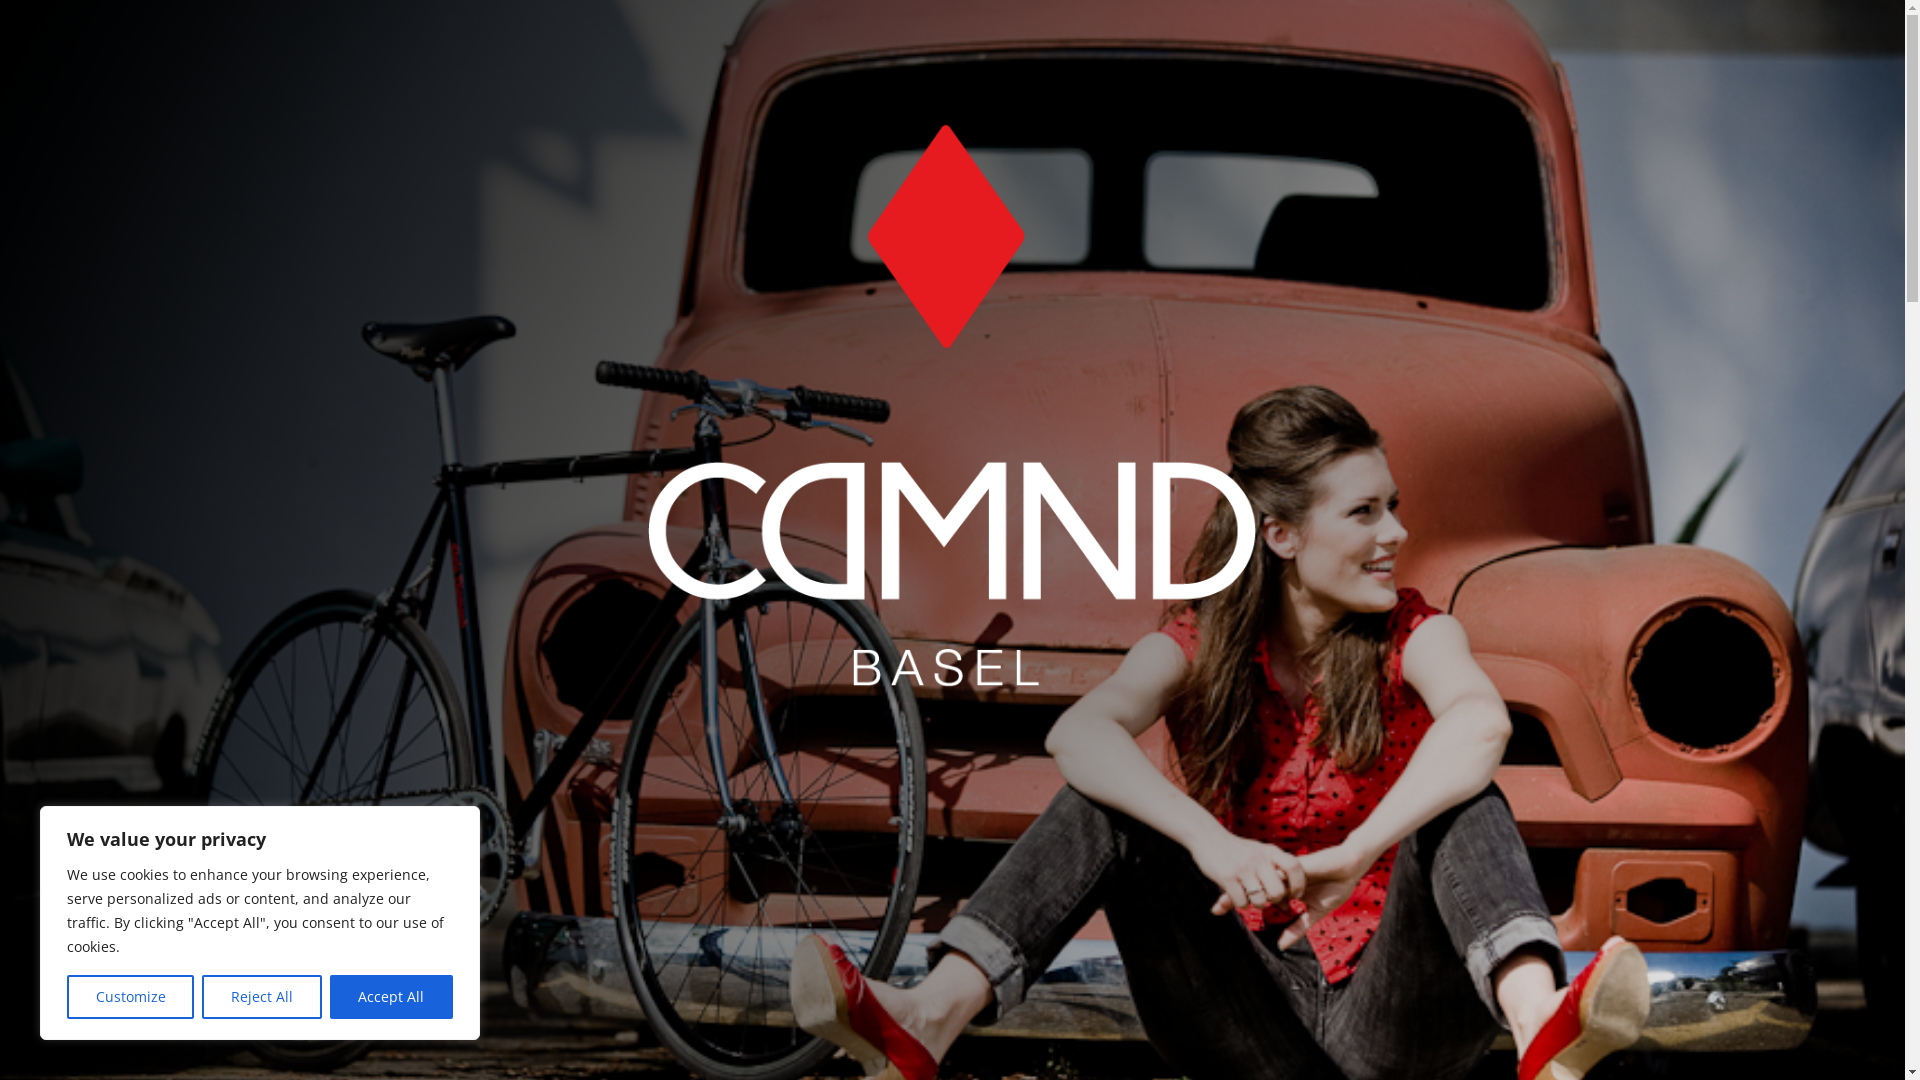 Image resolution: width=1920 pixels, height=1080 pixels. Describe the element at coordinates (330, 996) in the screenshot. I see `'Accept All'` at that location.